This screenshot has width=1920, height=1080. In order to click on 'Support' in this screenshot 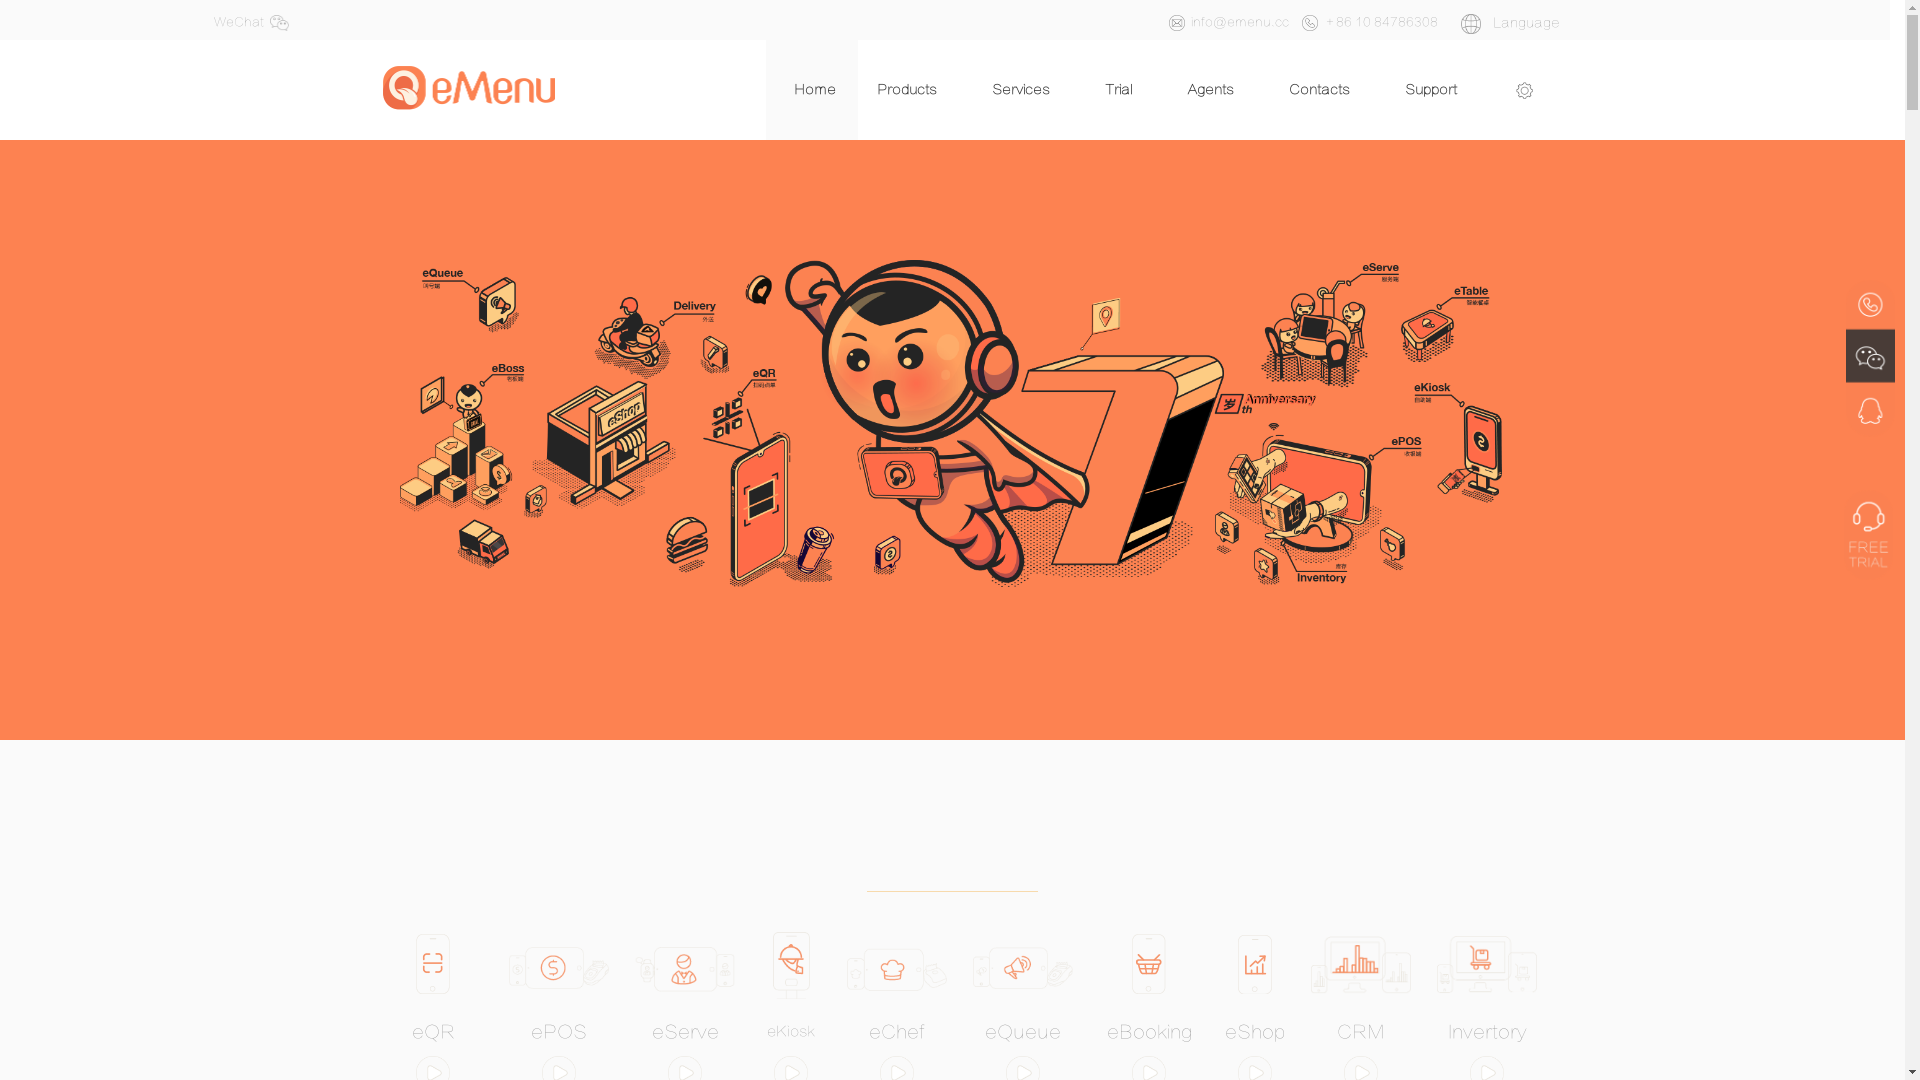, I will do `click(1429, 88)`.